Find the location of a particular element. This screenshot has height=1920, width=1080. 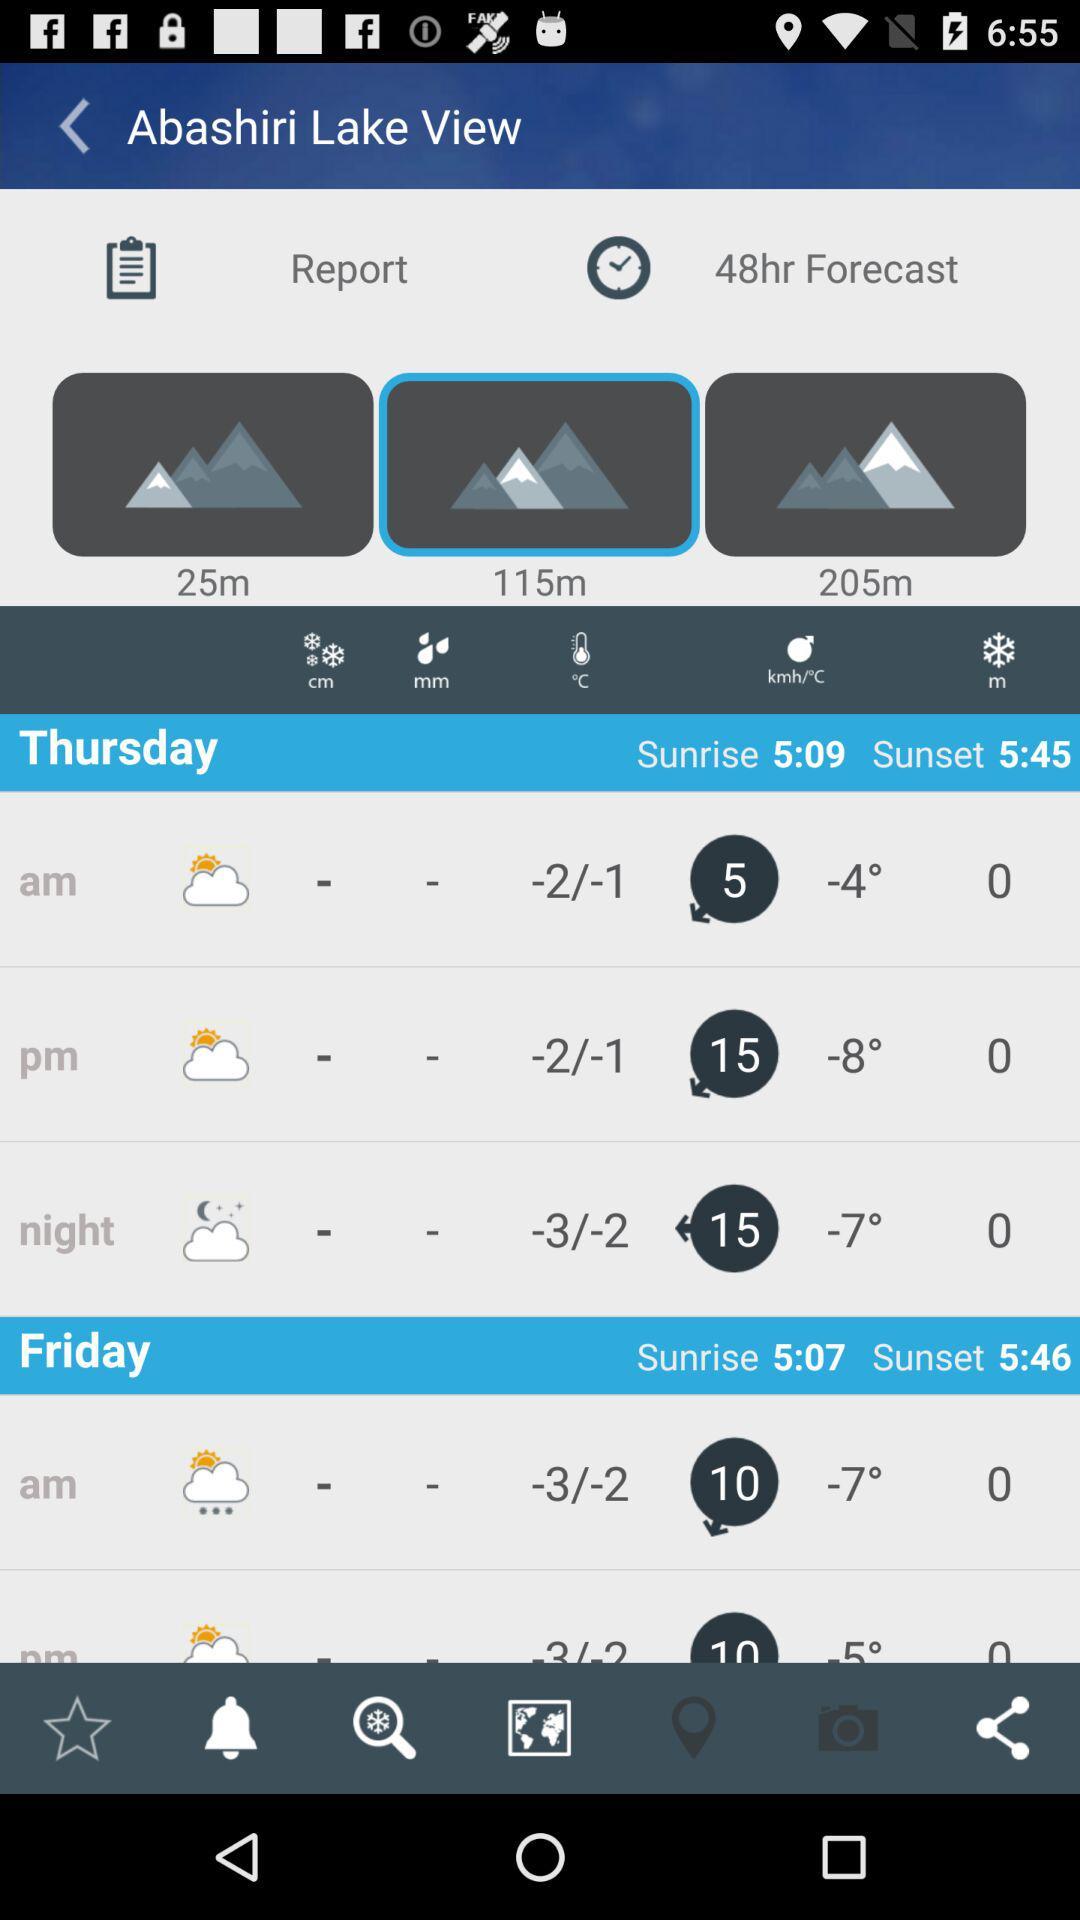

location is located at coordinates (75, 1727).